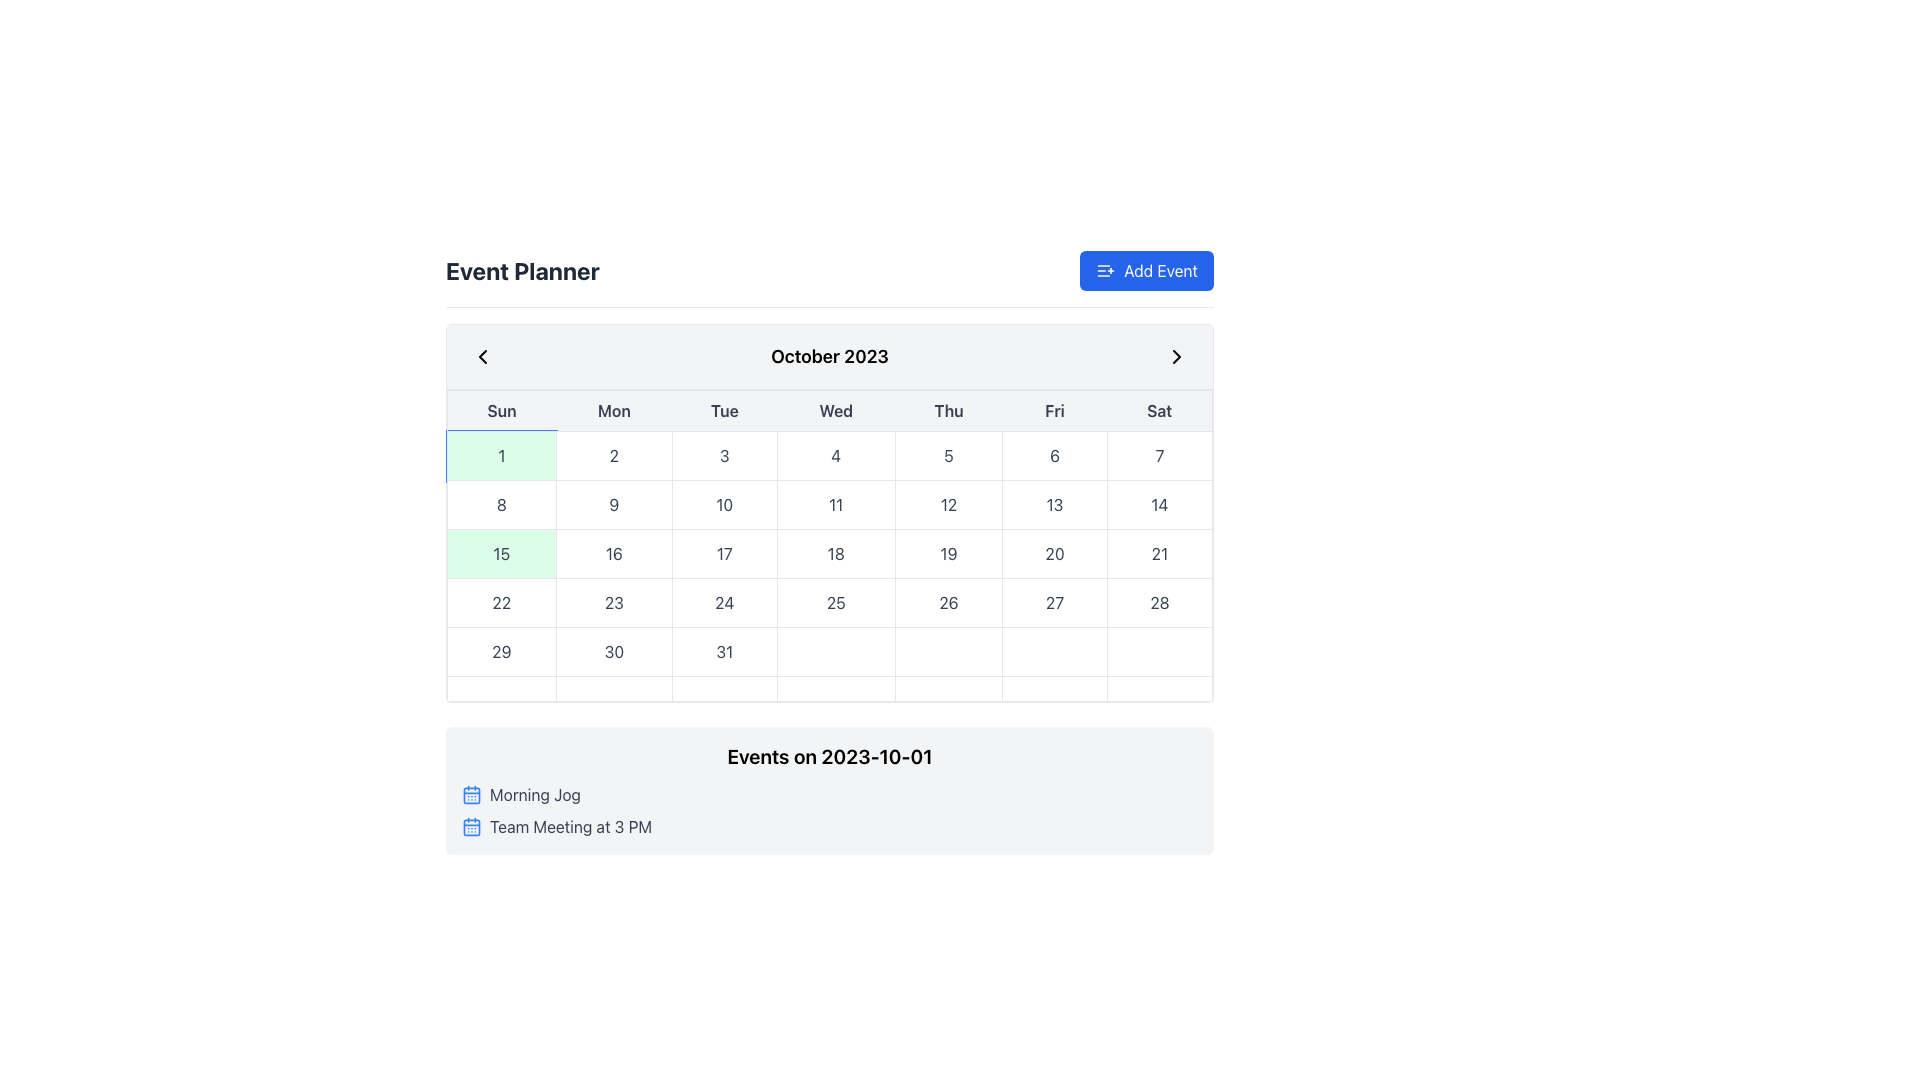 This screenshot has height=1080, width=1920. Describe the element at coordinates (1054, 455) in the screenshot. I see `the grid cell displaying the character '6' in a calendar layout` at that location.